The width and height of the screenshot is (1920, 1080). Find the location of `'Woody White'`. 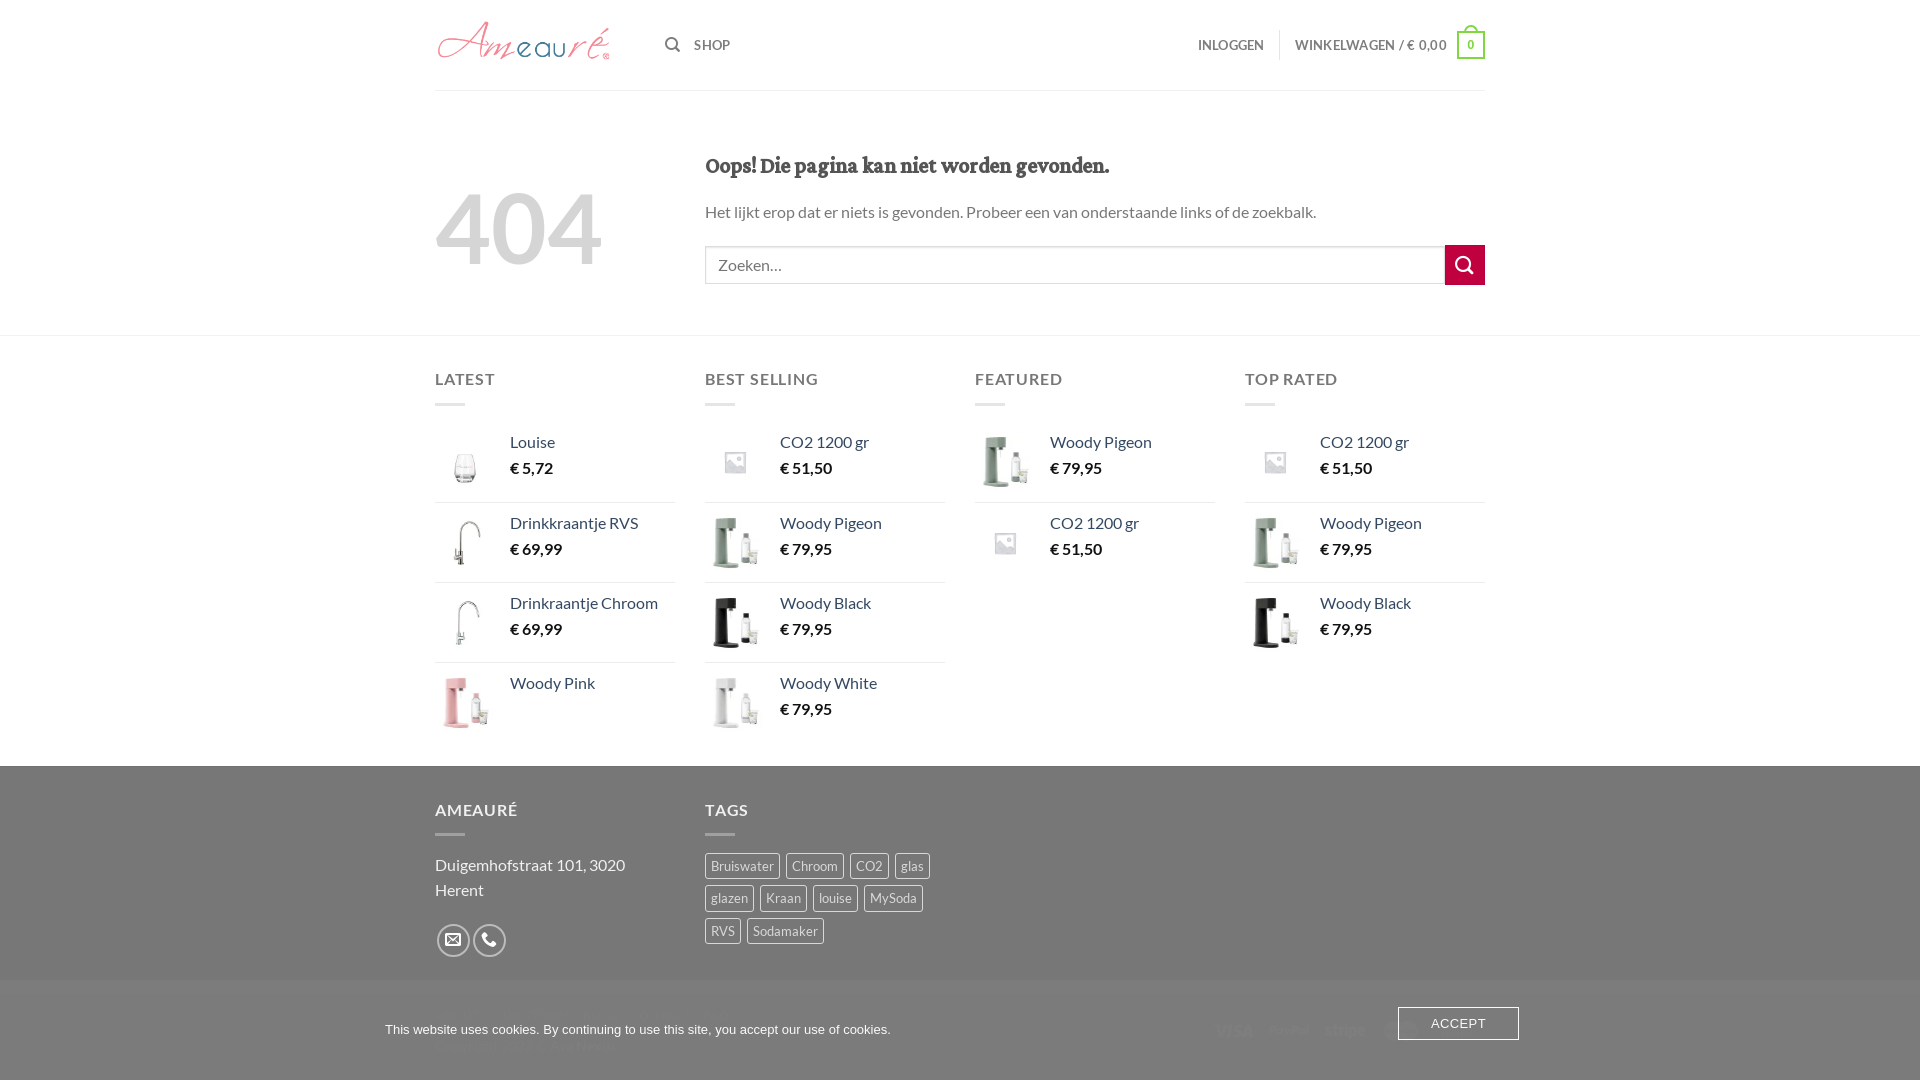

'Woody White' is located at coordinates (862, 682).